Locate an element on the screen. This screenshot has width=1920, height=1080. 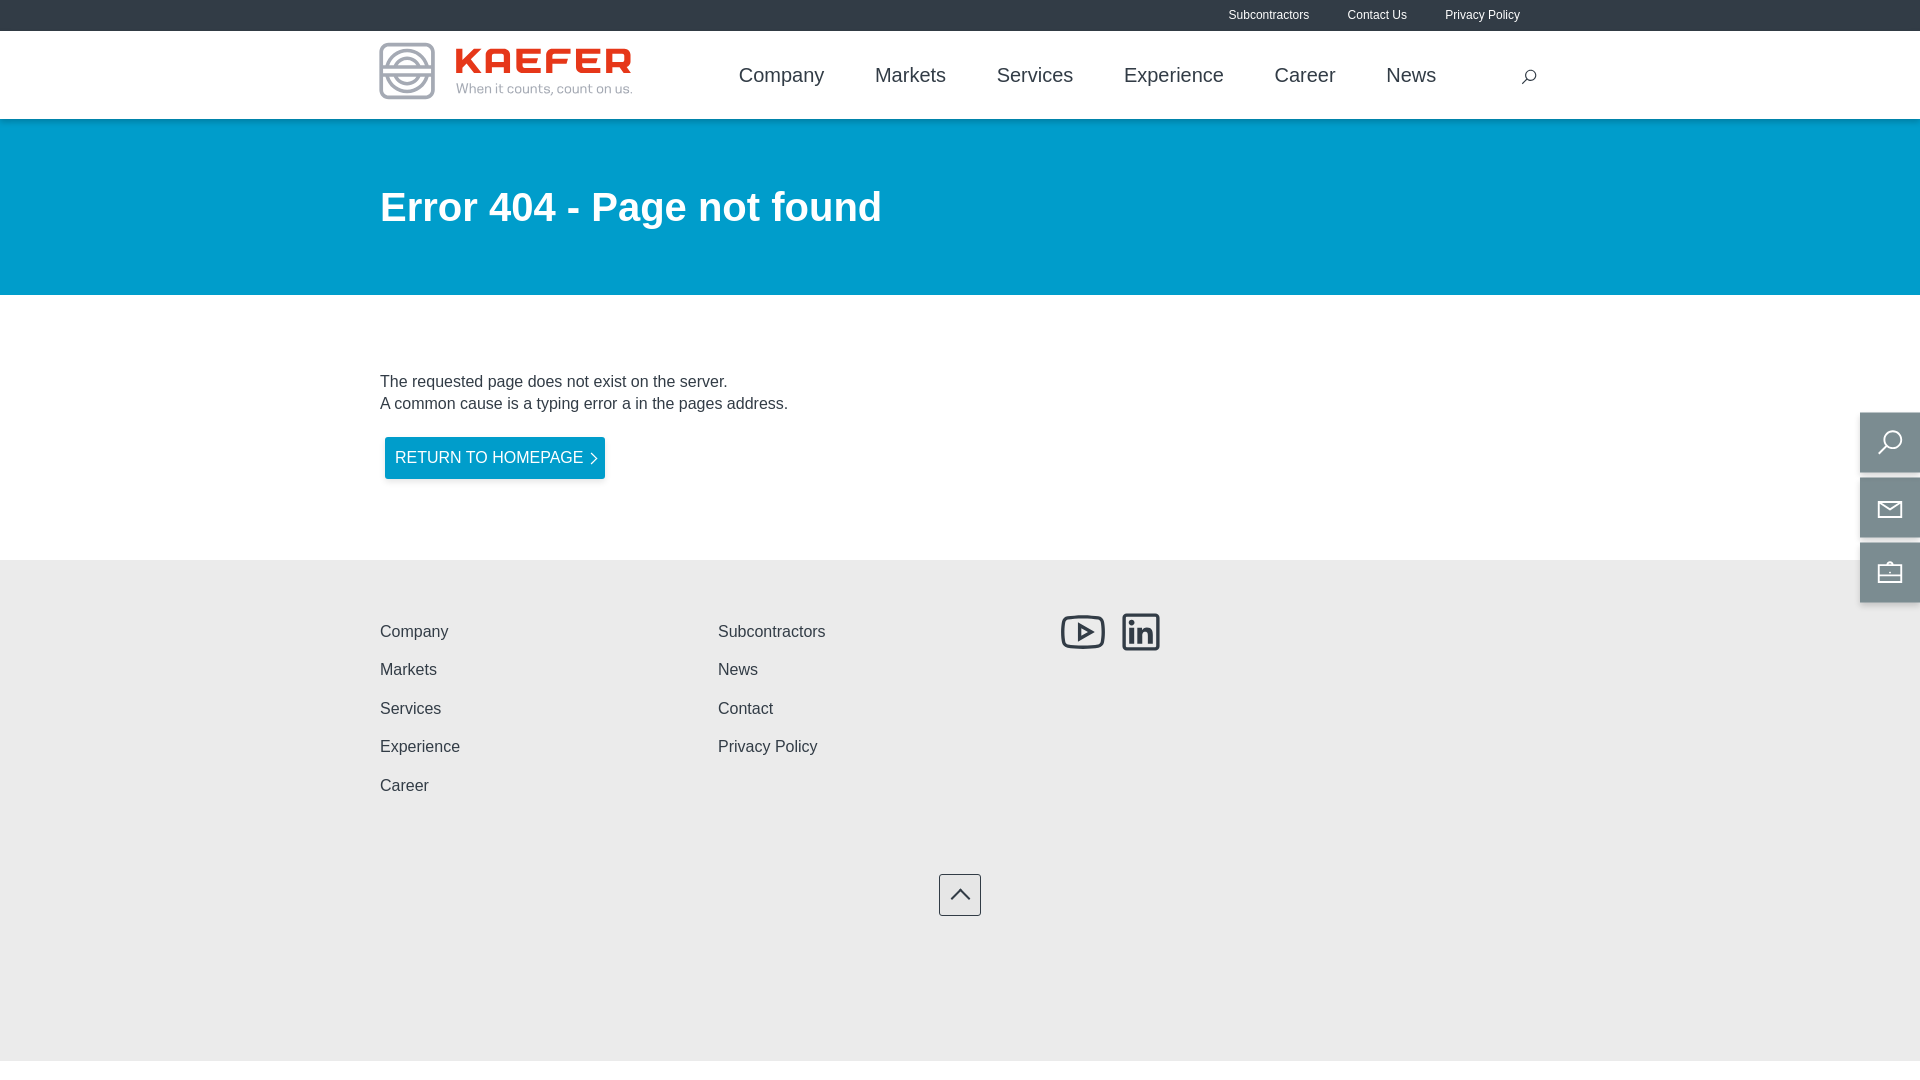
'Privacy Policy' is located at coordinates (1482, 15).